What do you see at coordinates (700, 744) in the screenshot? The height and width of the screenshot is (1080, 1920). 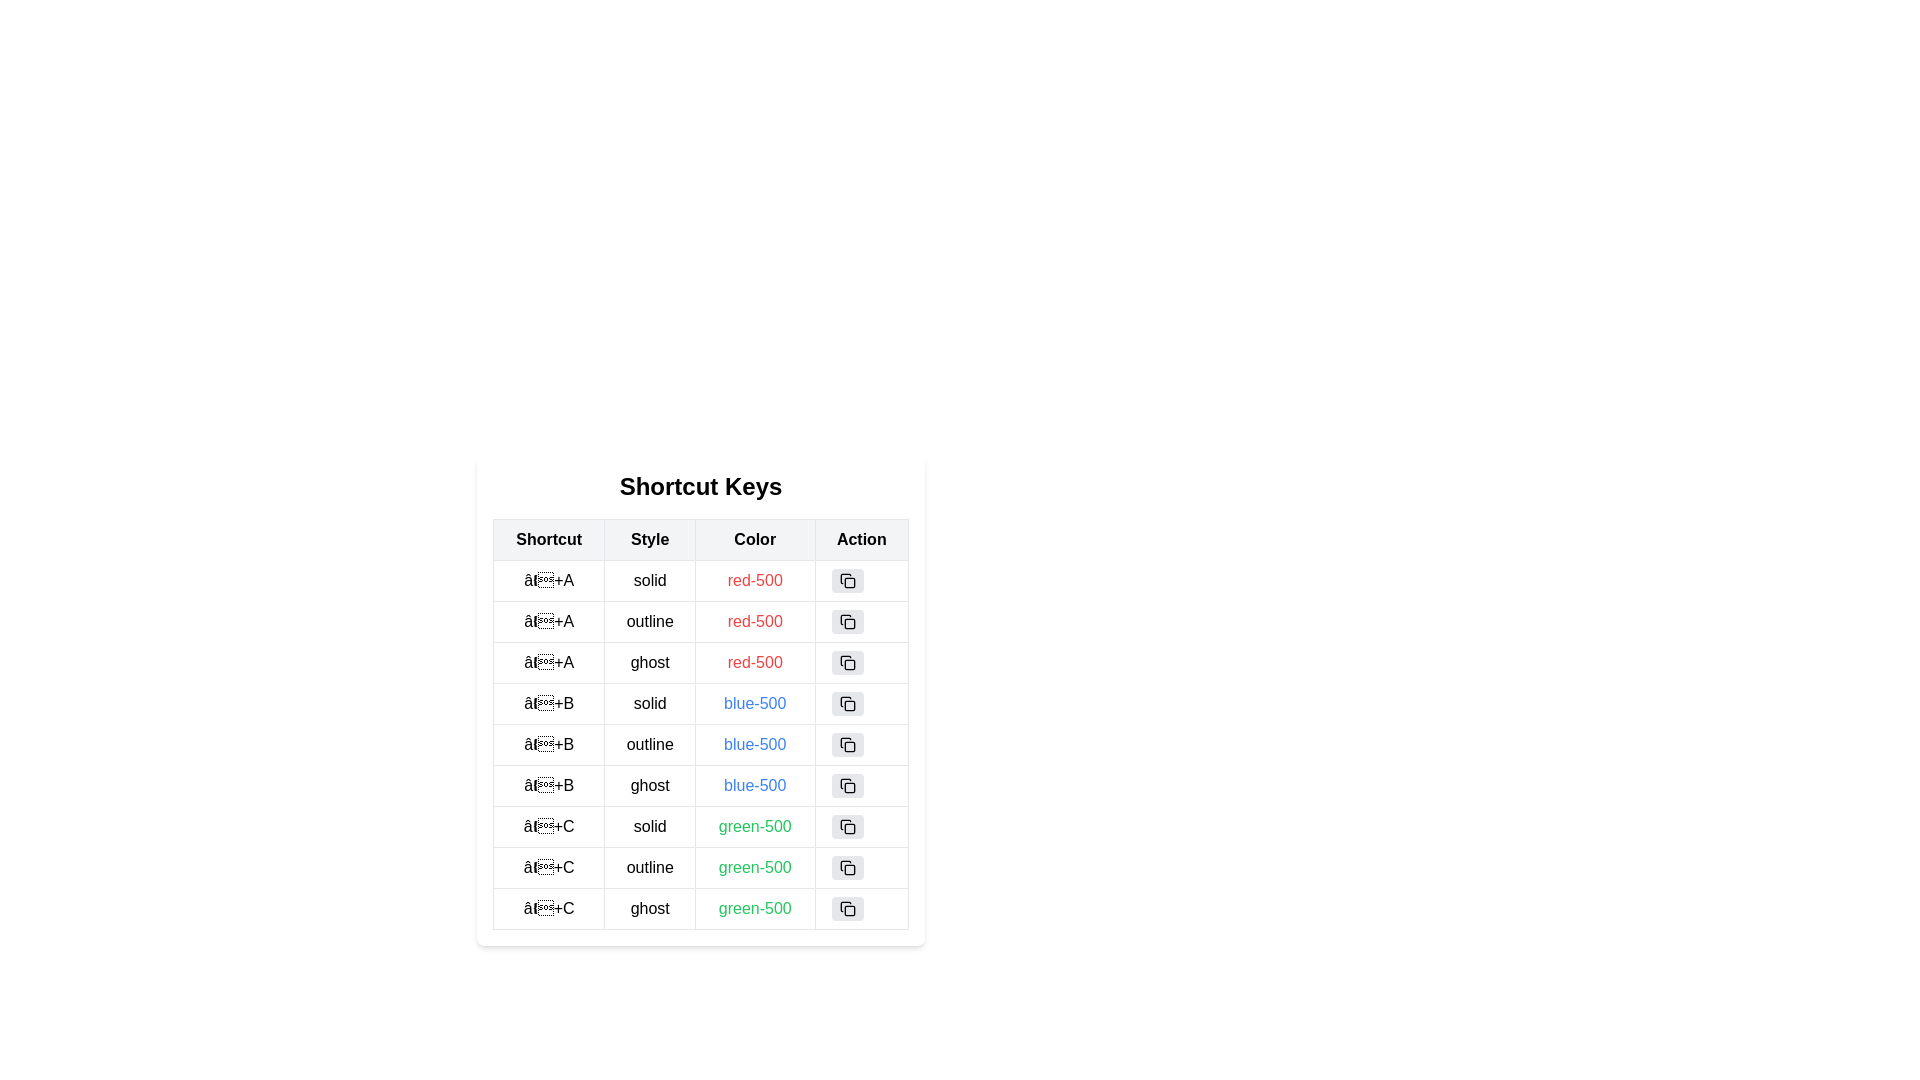 I see `to select the sixth row of the data grid, which represents the shortcut key '⌘+B' with style 'outline' and color 'blue-500'` at bounding box center [700, 744].